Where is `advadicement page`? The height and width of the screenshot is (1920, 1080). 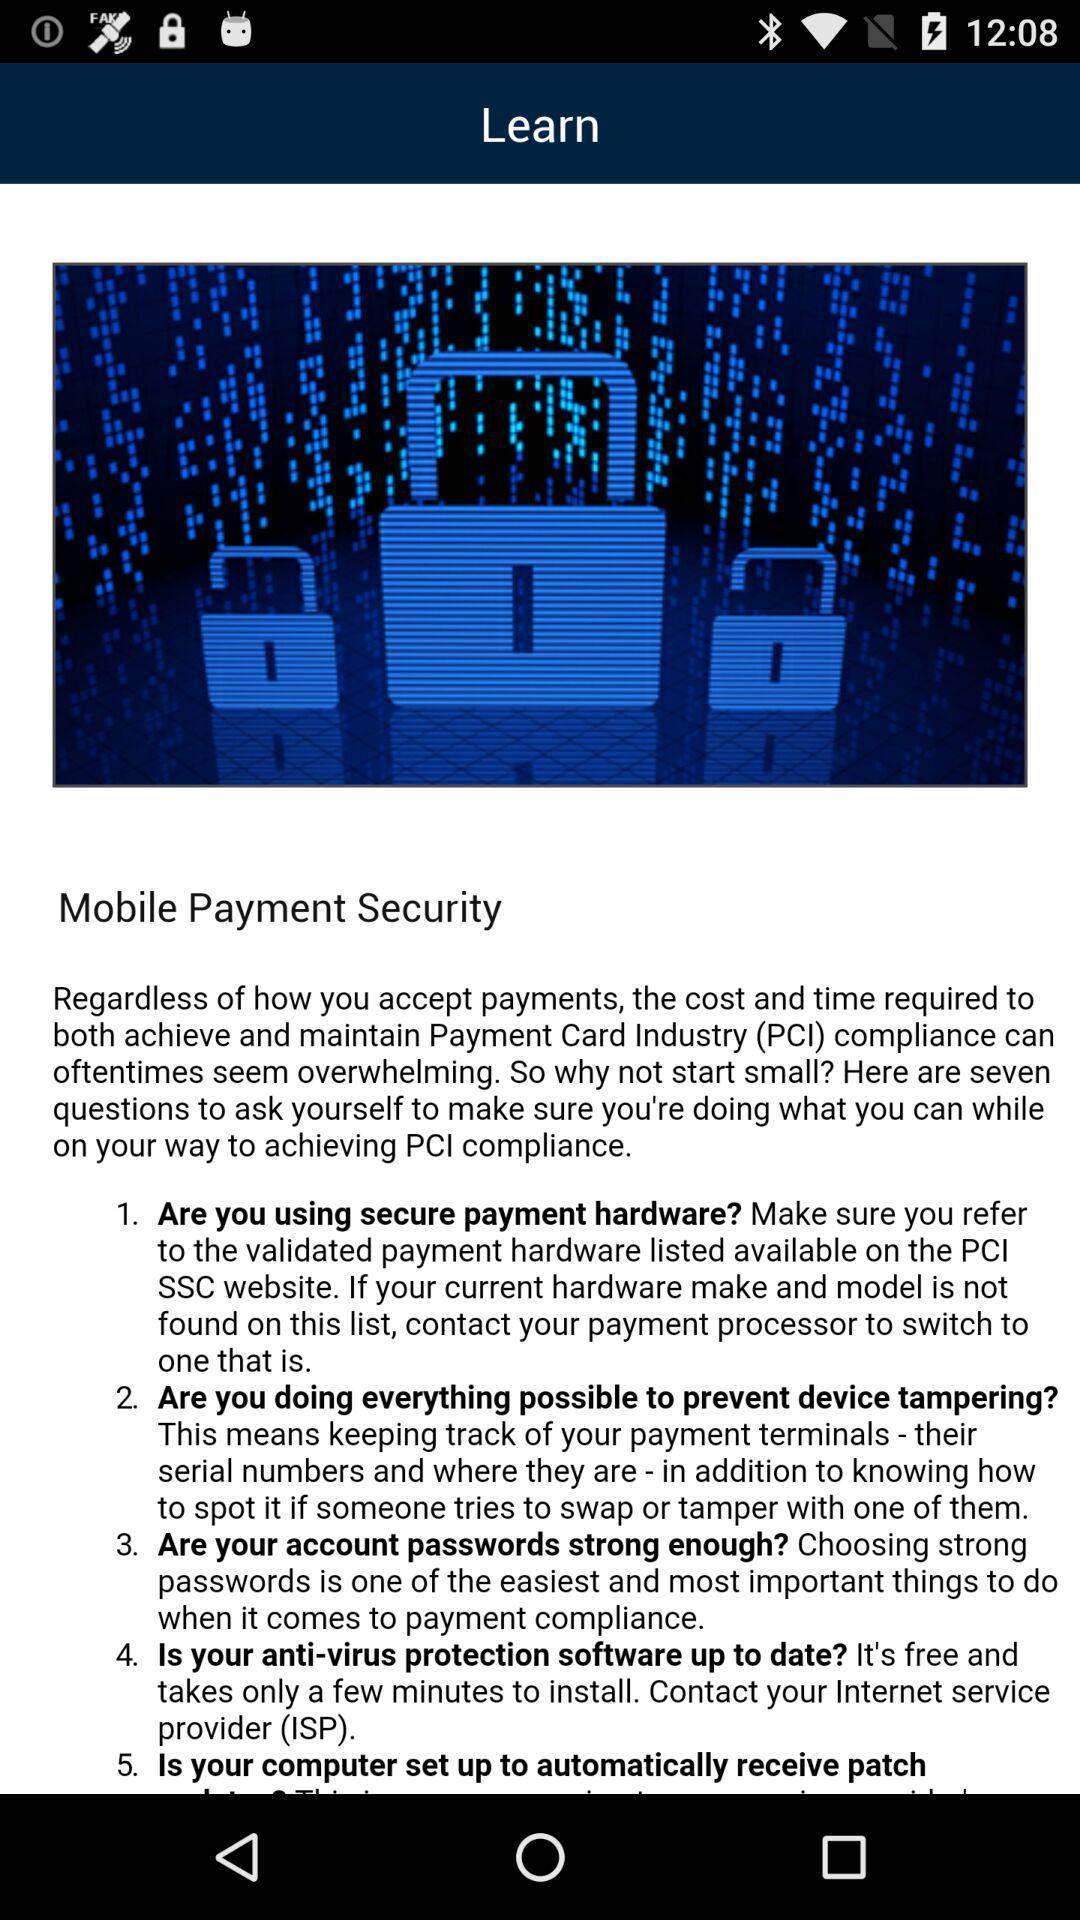
advadicement page is located at coordinates (555, 1375).